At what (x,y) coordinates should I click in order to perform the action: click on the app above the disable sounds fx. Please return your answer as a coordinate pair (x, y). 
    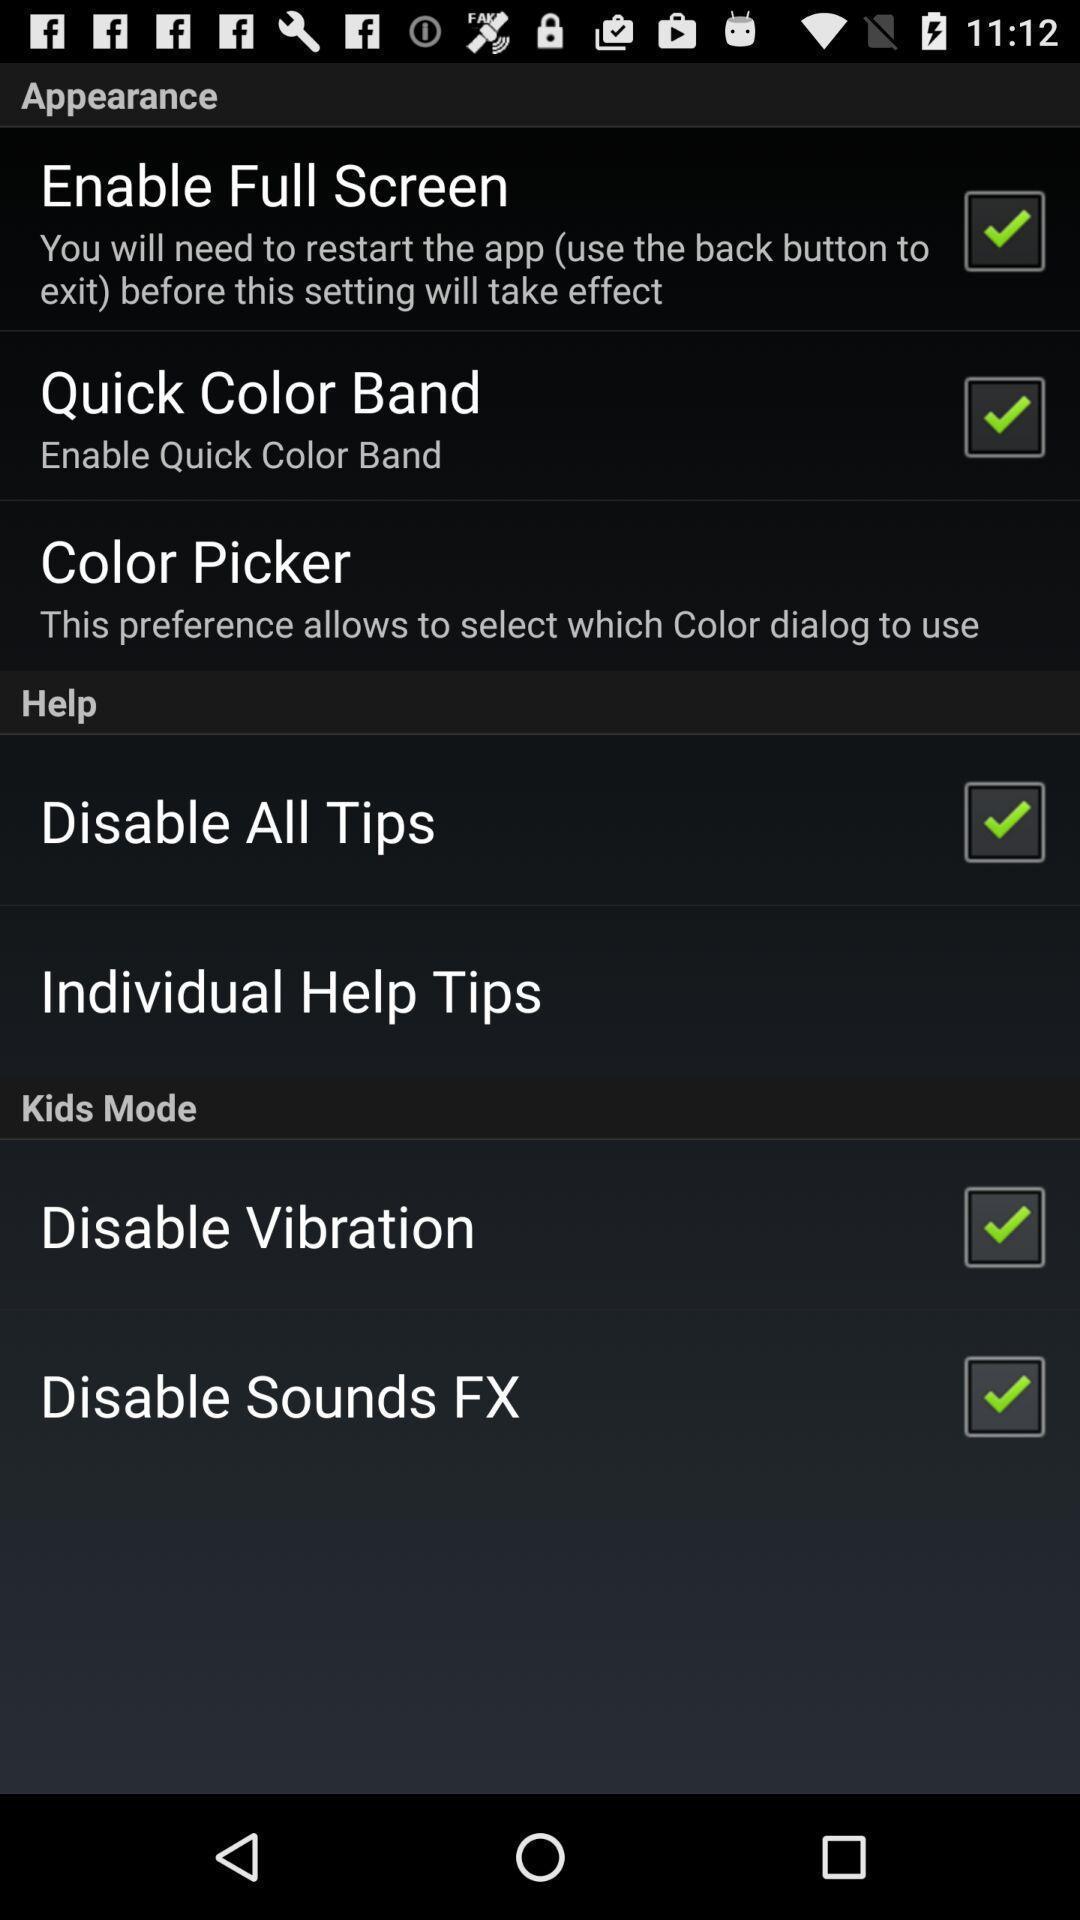
    Looking at the image, I should click on (256, 1224).